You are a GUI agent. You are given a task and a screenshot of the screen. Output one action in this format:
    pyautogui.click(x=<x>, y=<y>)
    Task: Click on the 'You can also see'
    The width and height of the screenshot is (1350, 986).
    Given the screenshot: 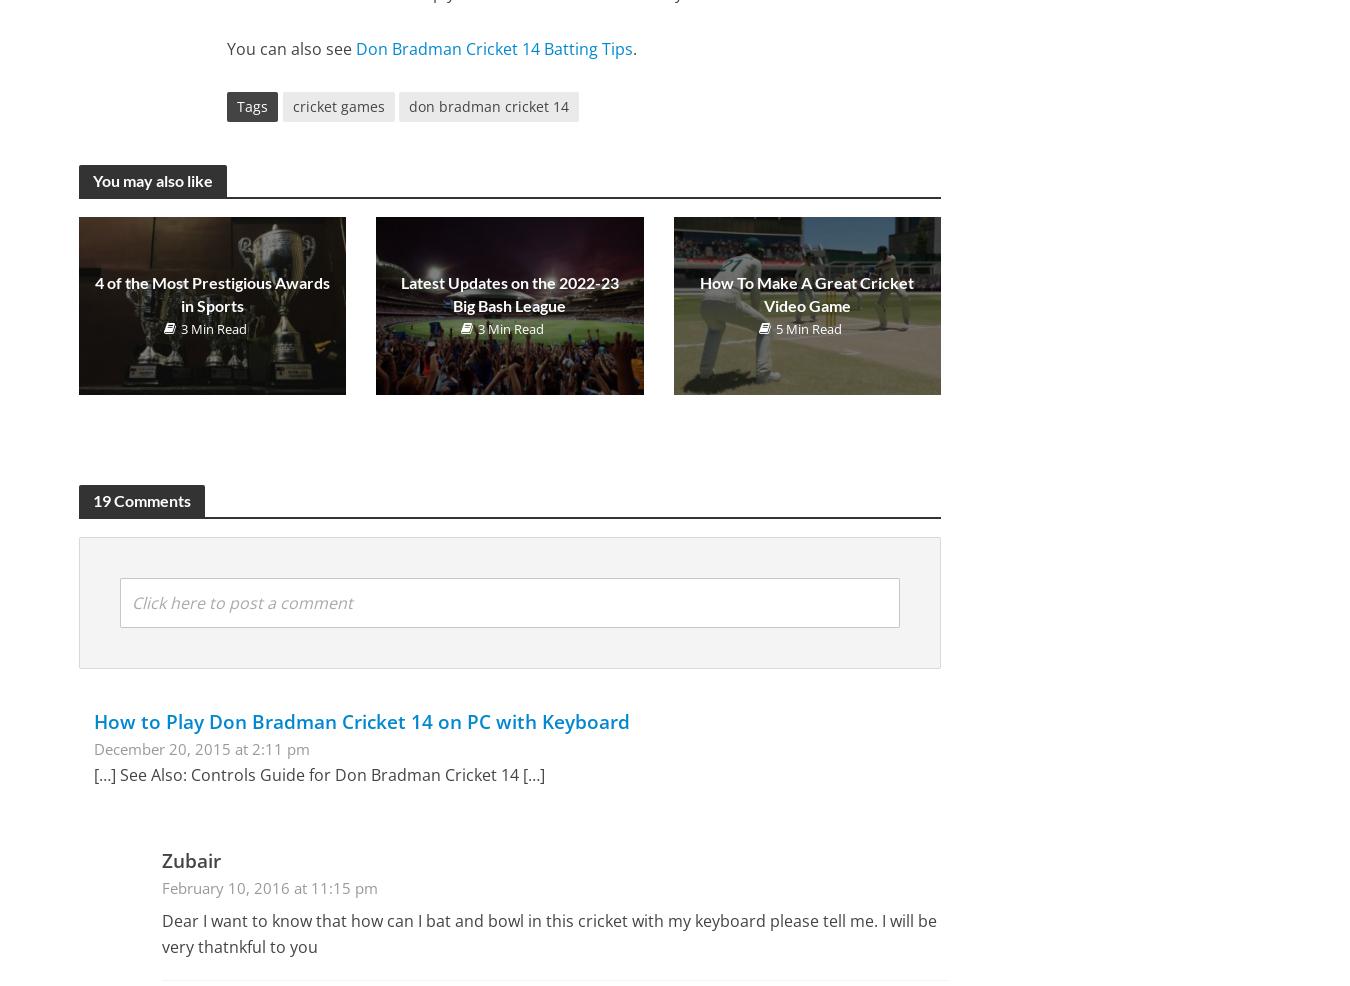 What is the action you would take?
    pyautogui.click(x=290, y=48)
    